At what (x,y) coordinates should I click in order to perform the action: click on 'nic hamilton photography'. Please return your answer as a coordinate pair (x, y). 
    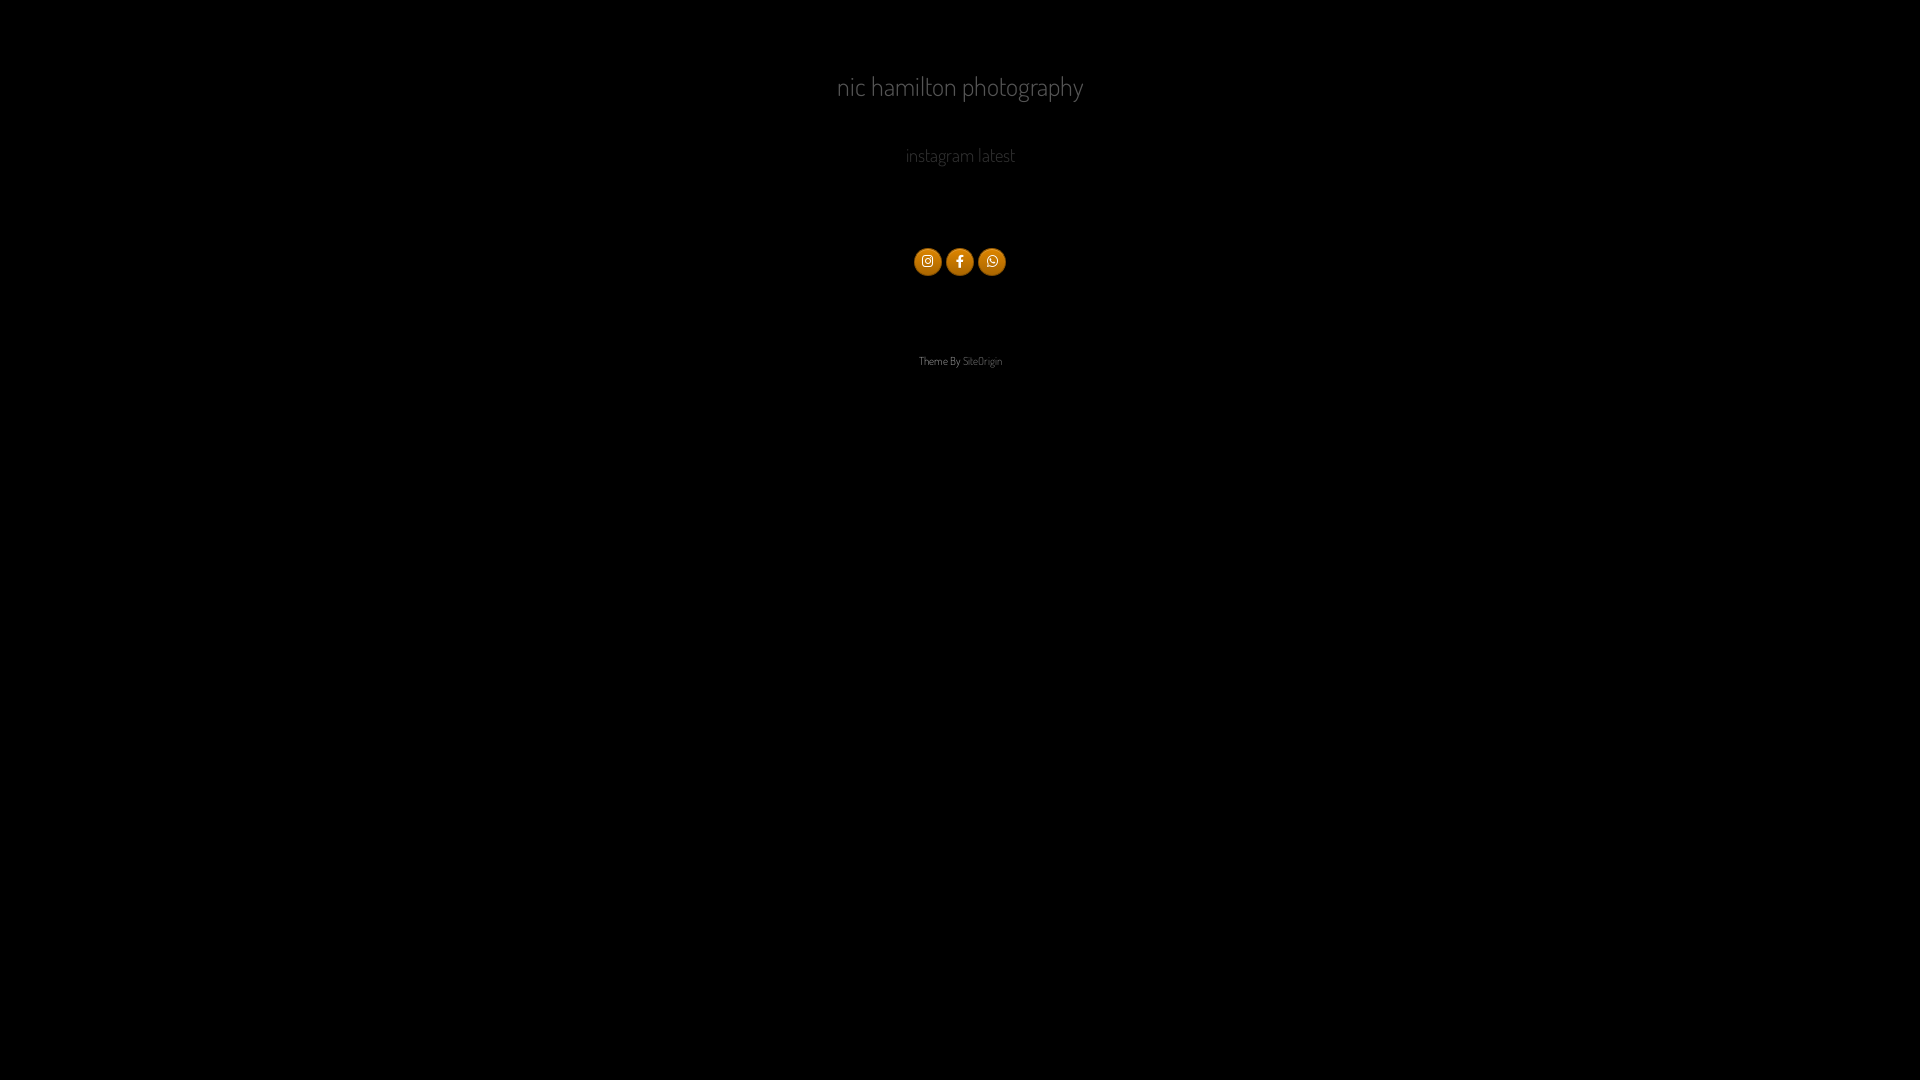
    Looking at the image, I should click on (958, 100).